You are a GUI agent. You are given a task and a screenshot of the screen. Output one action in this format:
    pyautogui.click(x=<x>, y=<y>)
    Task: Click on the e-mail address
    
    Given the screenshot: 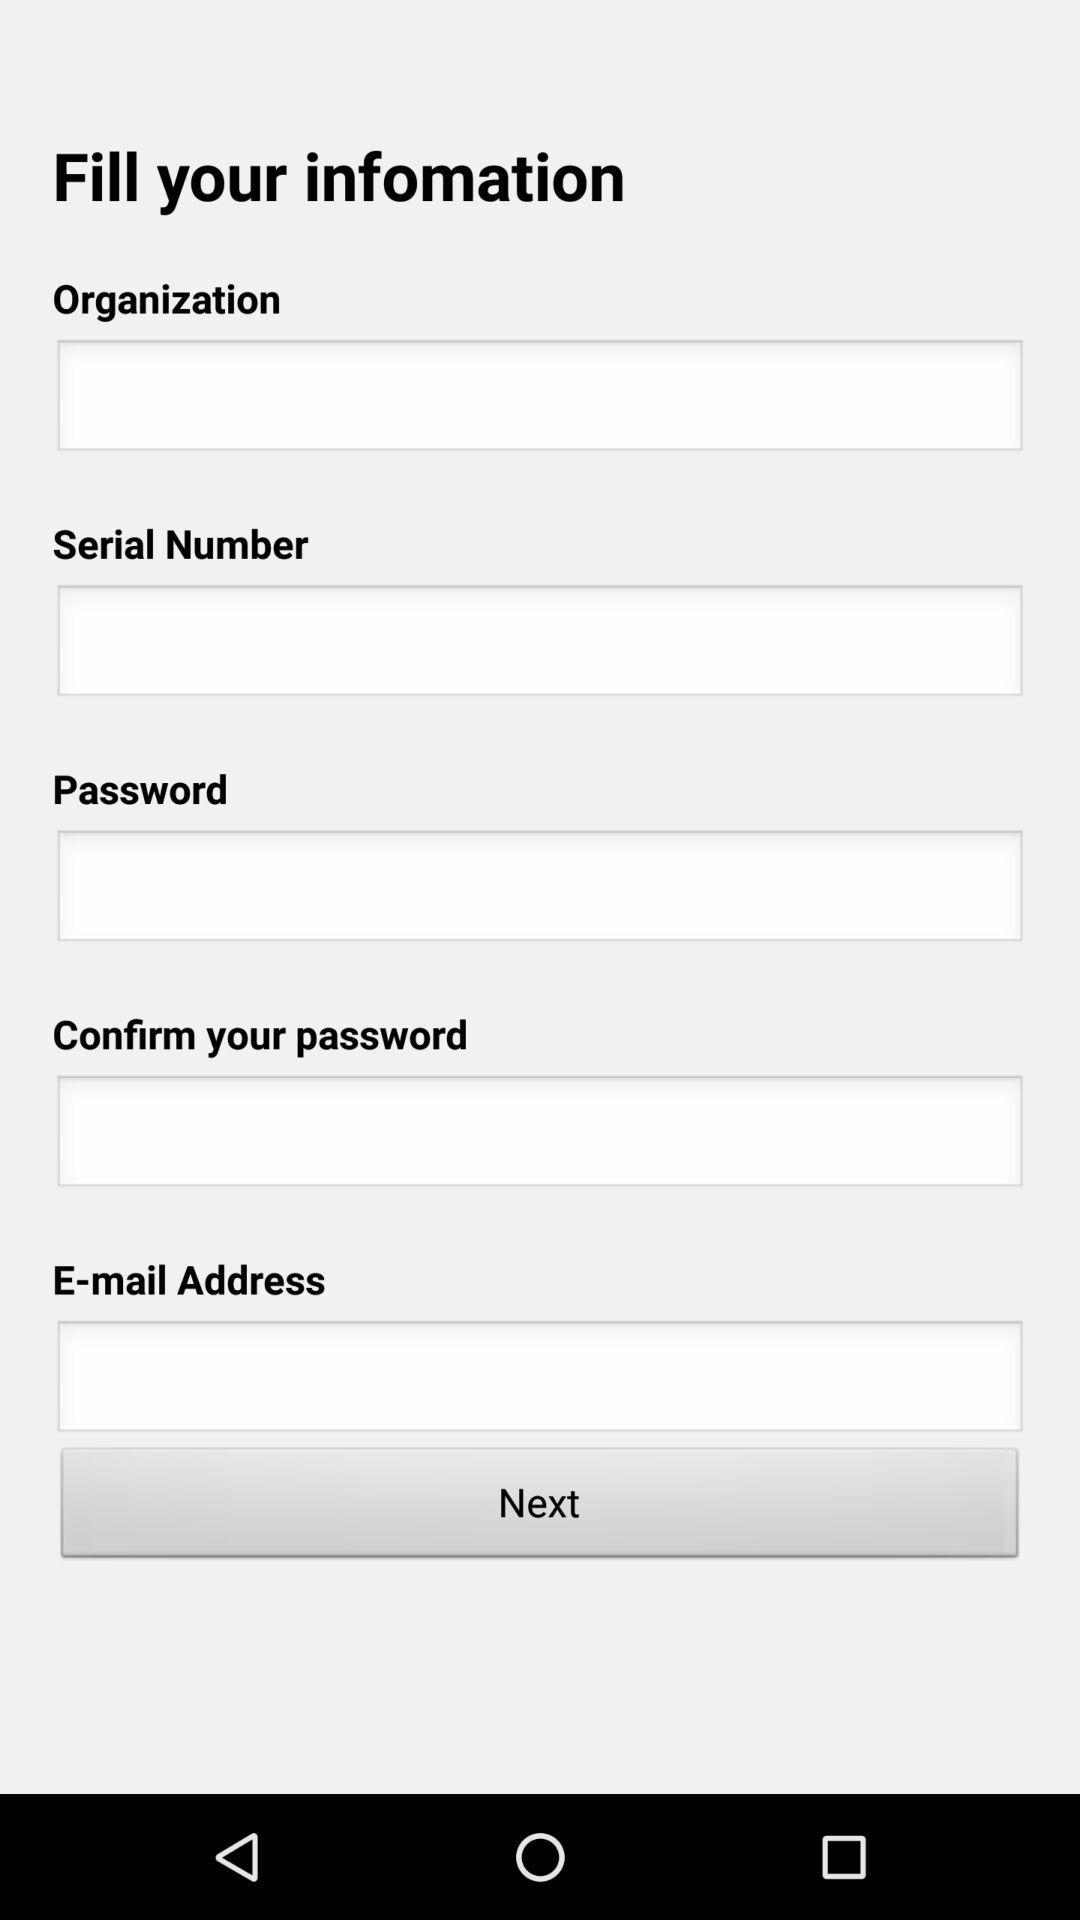 What is the action you would take?
    pyautogui.click(x=540, y=1381)
    